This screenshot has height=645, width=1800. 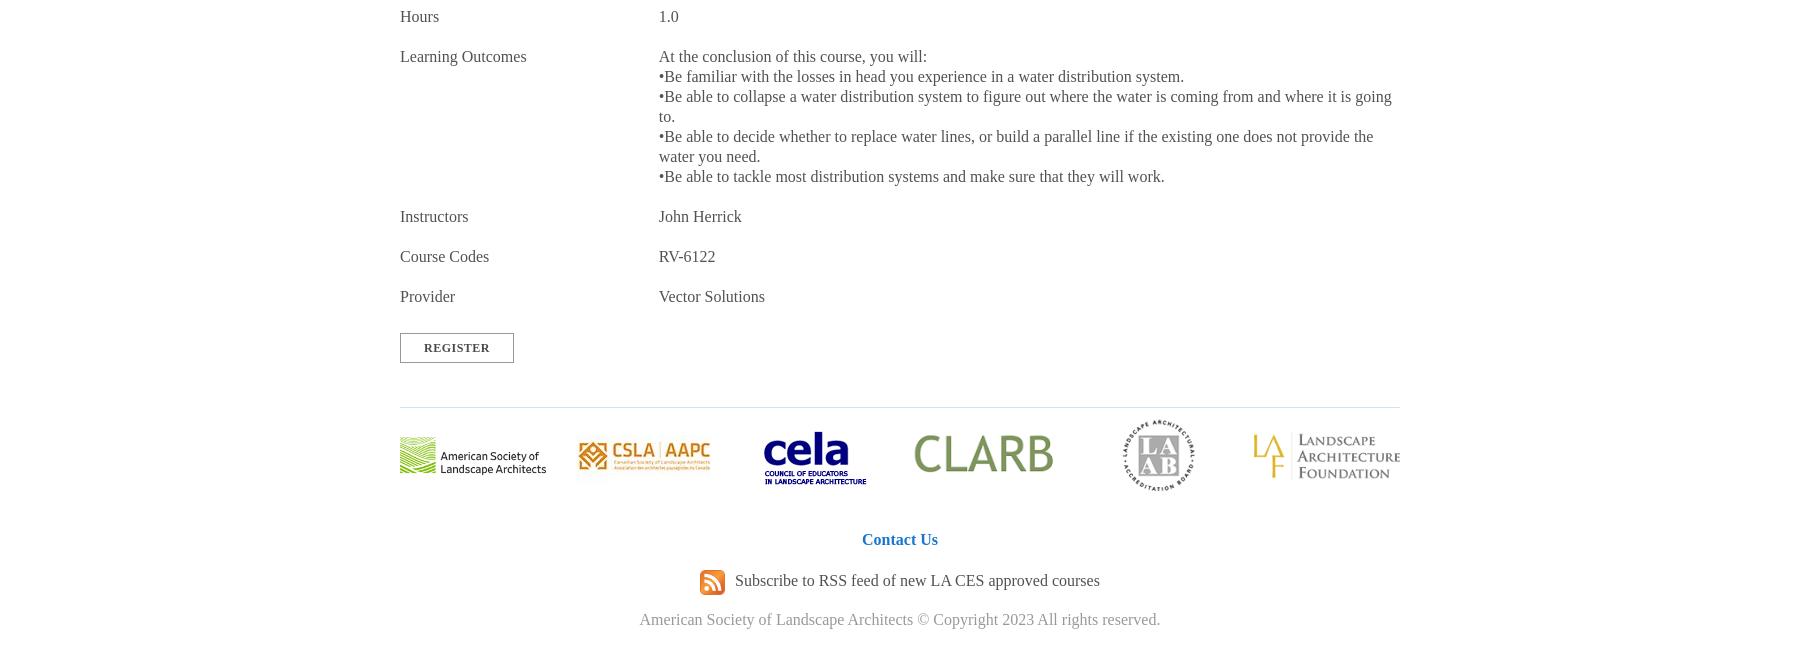 I want to click on 'American Society of Landscape Architects © Copyright
            2023
            All rights reserved.', so click(x=899, y=619).